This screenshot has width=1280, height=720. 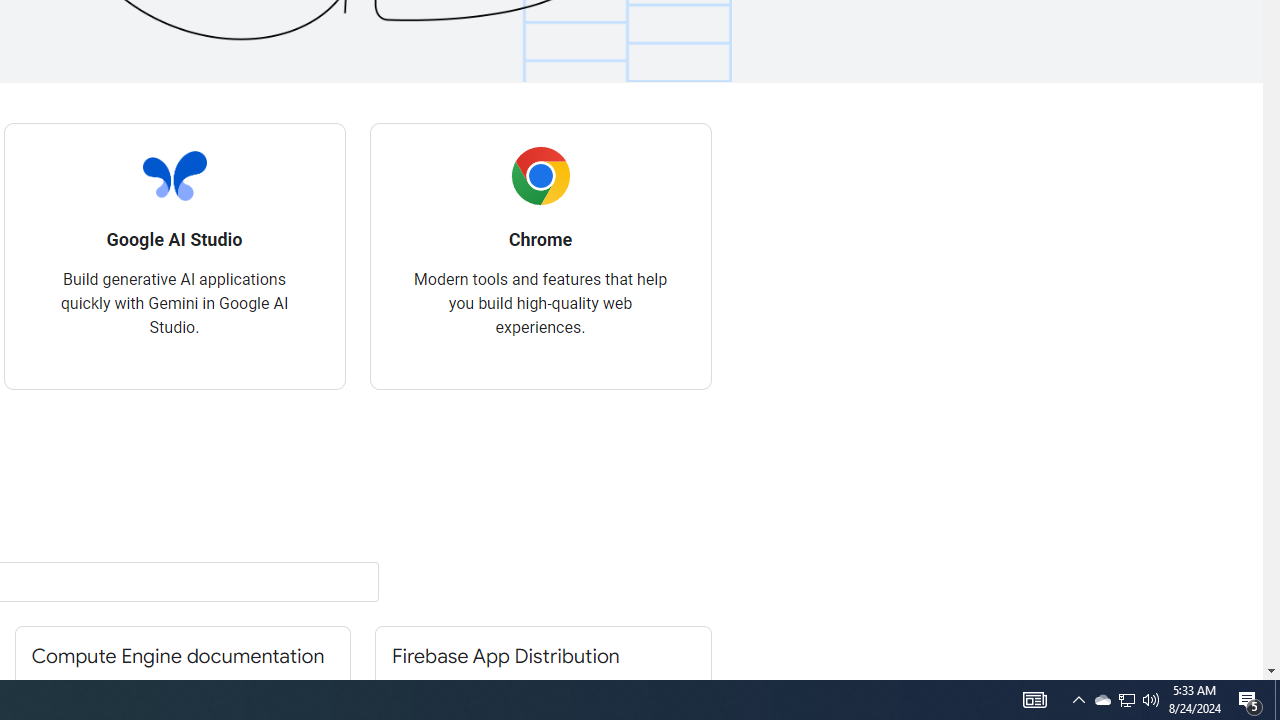 What do you see at coordinates (174, 175) in the screenshot?
I see `'Google AI Studio logo'` at bounding box center [174, 175].